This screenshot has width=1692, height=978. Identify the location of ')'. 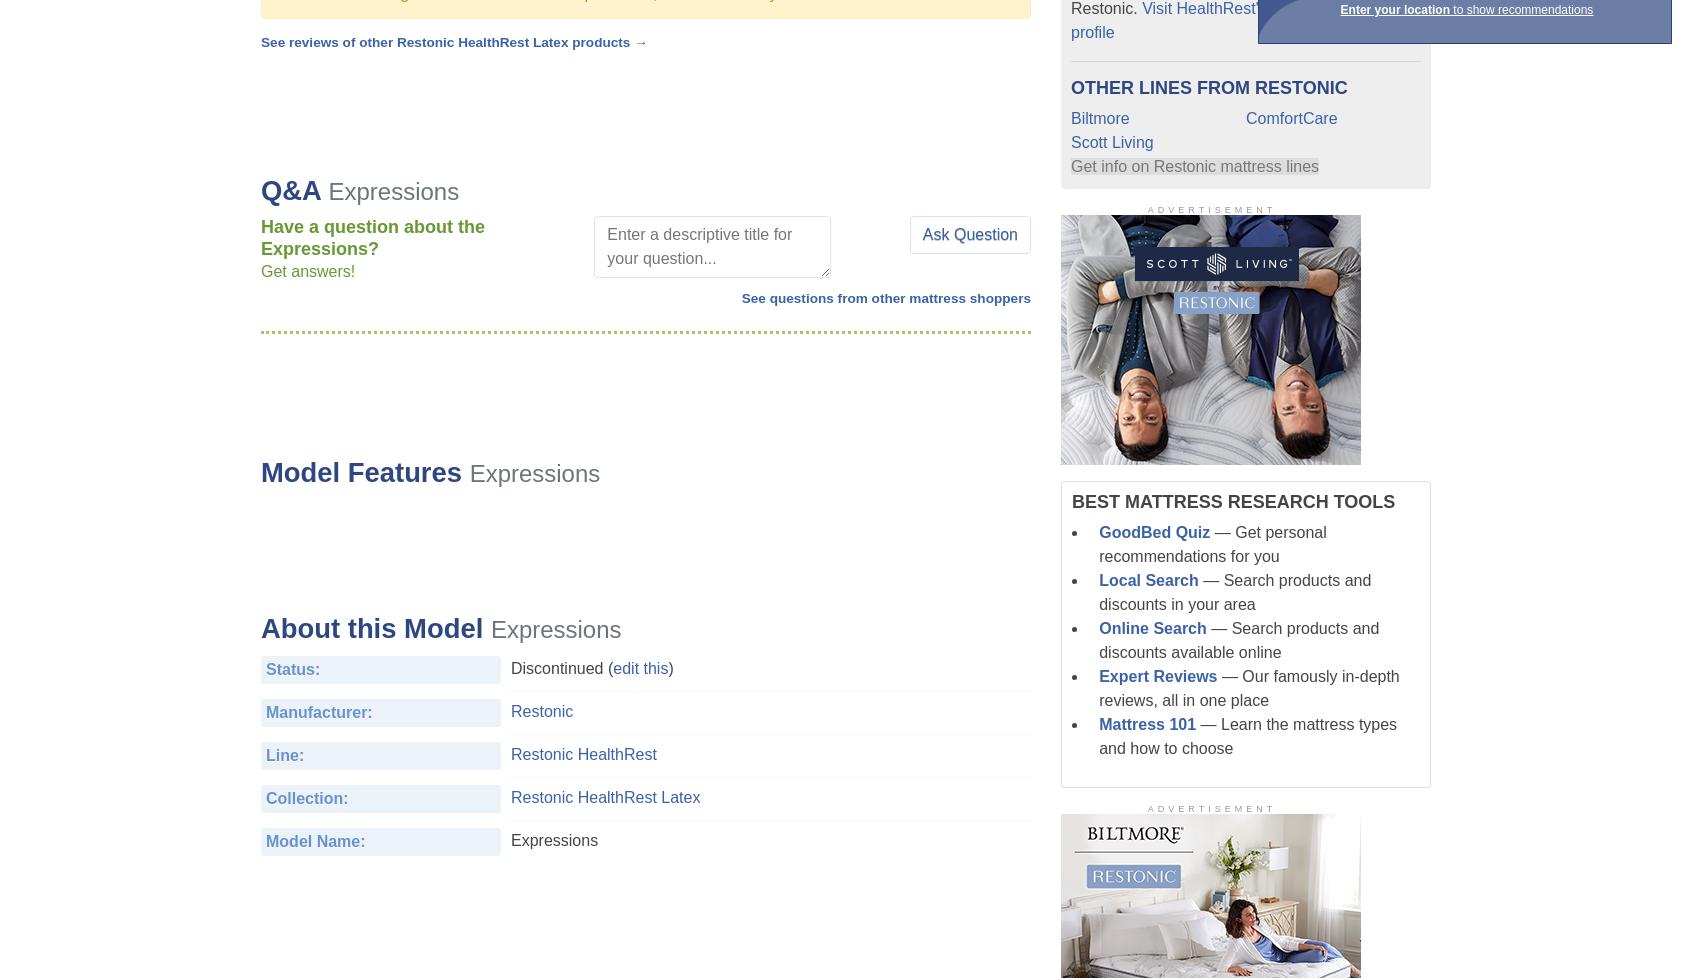
(668, 667).